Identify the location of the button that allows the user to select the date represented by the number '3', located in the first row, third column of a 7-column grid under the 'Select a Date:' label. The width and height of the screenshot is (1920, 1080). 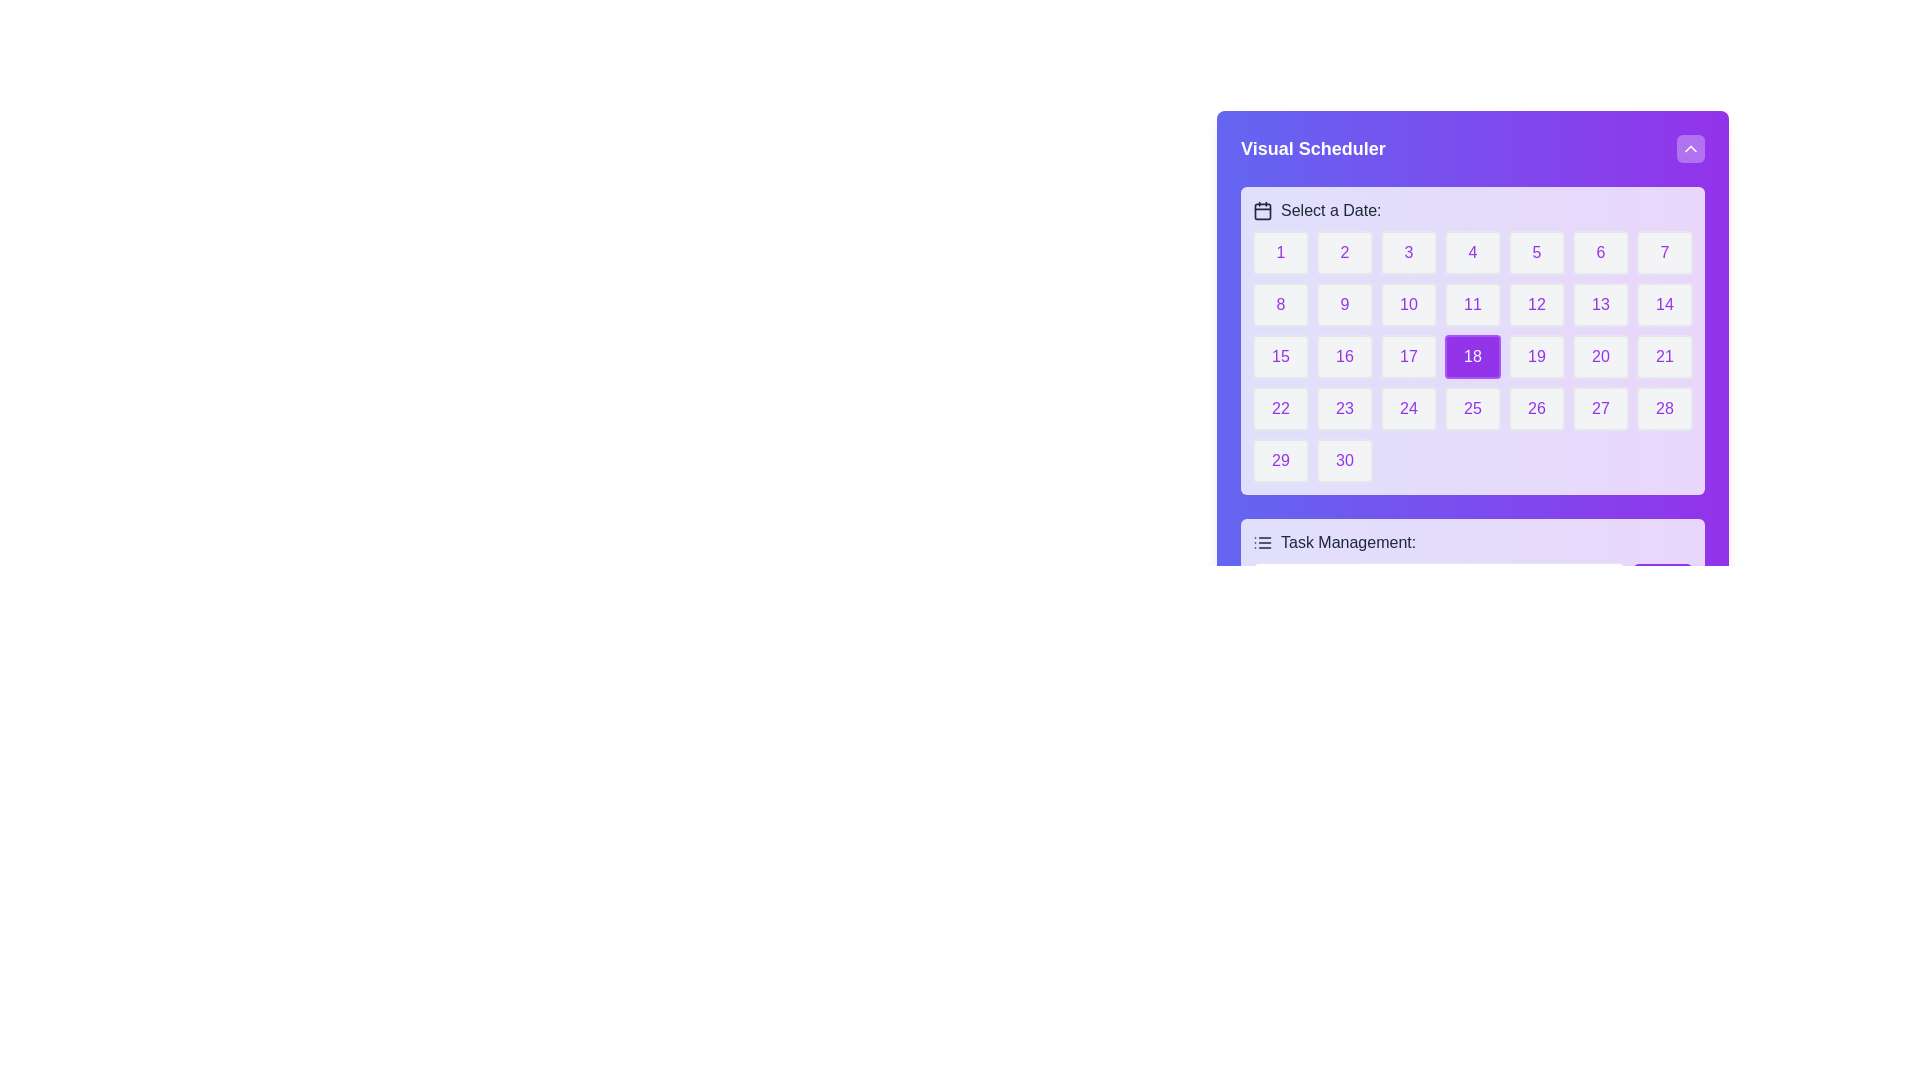
(1408, 252).